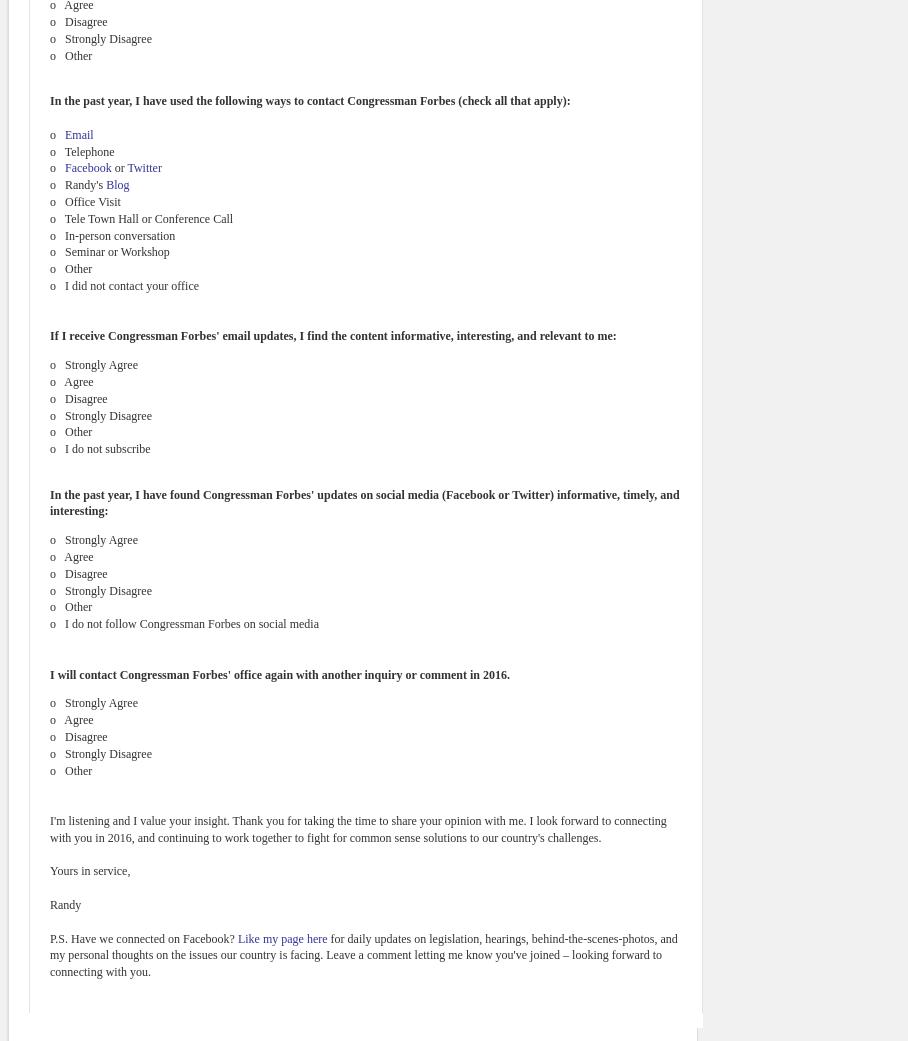  Describe the element at coordinates (65, 904) in the screenshot. I see `'Randy'` at that location.